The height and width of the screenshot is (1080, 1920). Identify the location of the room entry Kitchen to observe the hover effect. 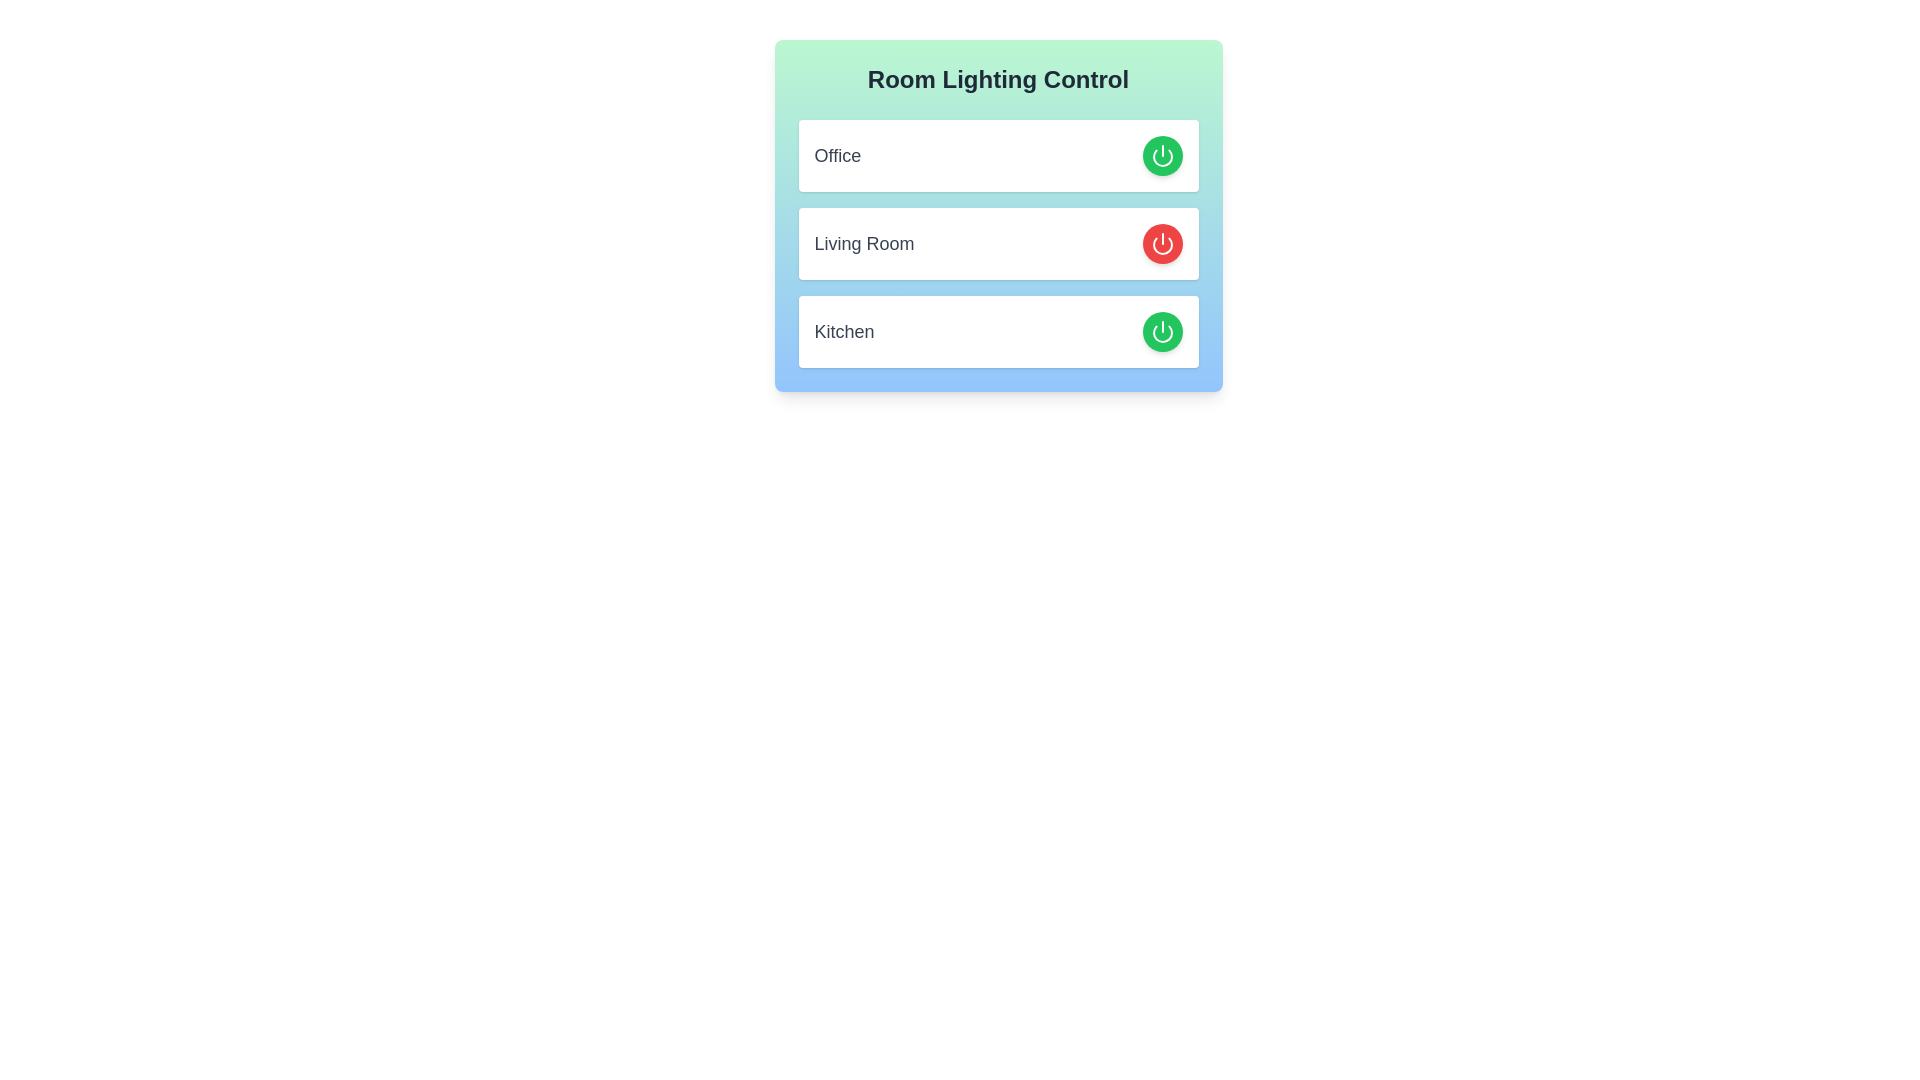
(998, 330).